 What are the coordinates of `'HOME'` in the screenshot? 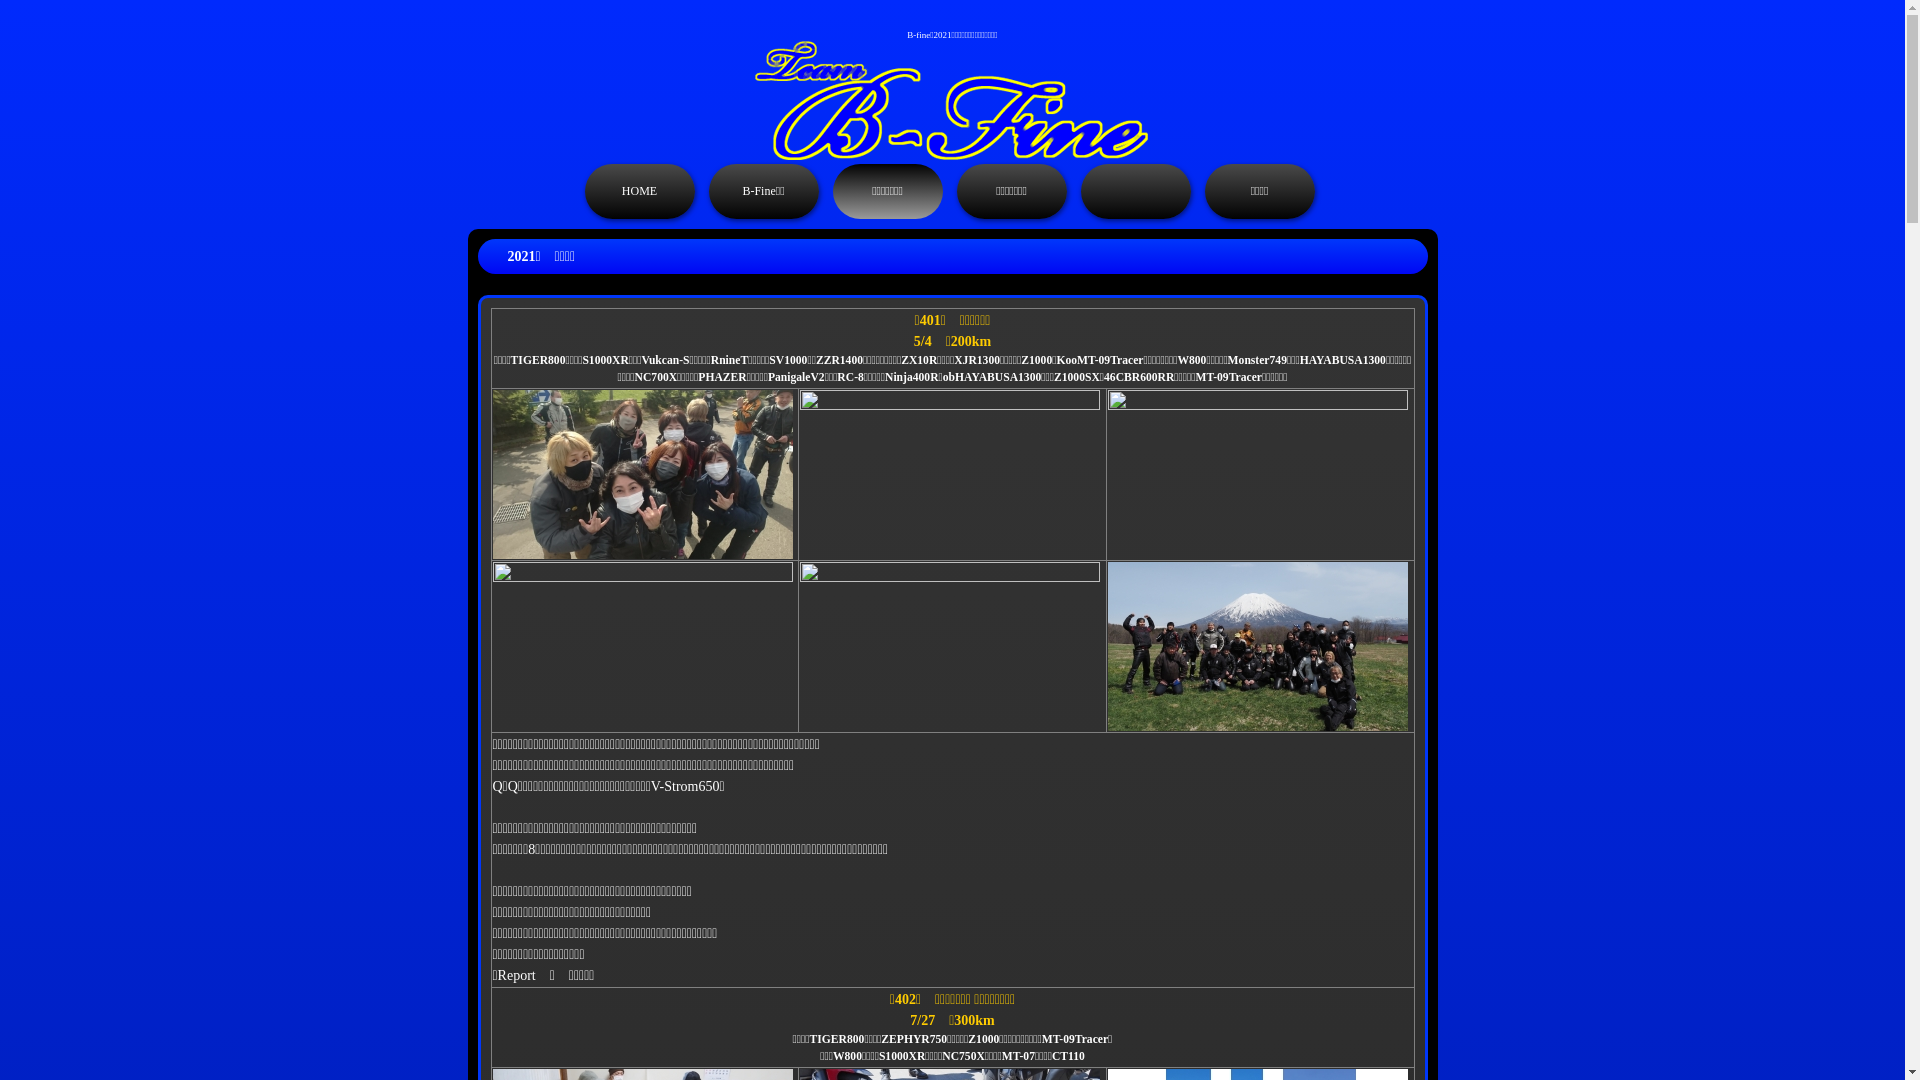 It's located at (637, 191).